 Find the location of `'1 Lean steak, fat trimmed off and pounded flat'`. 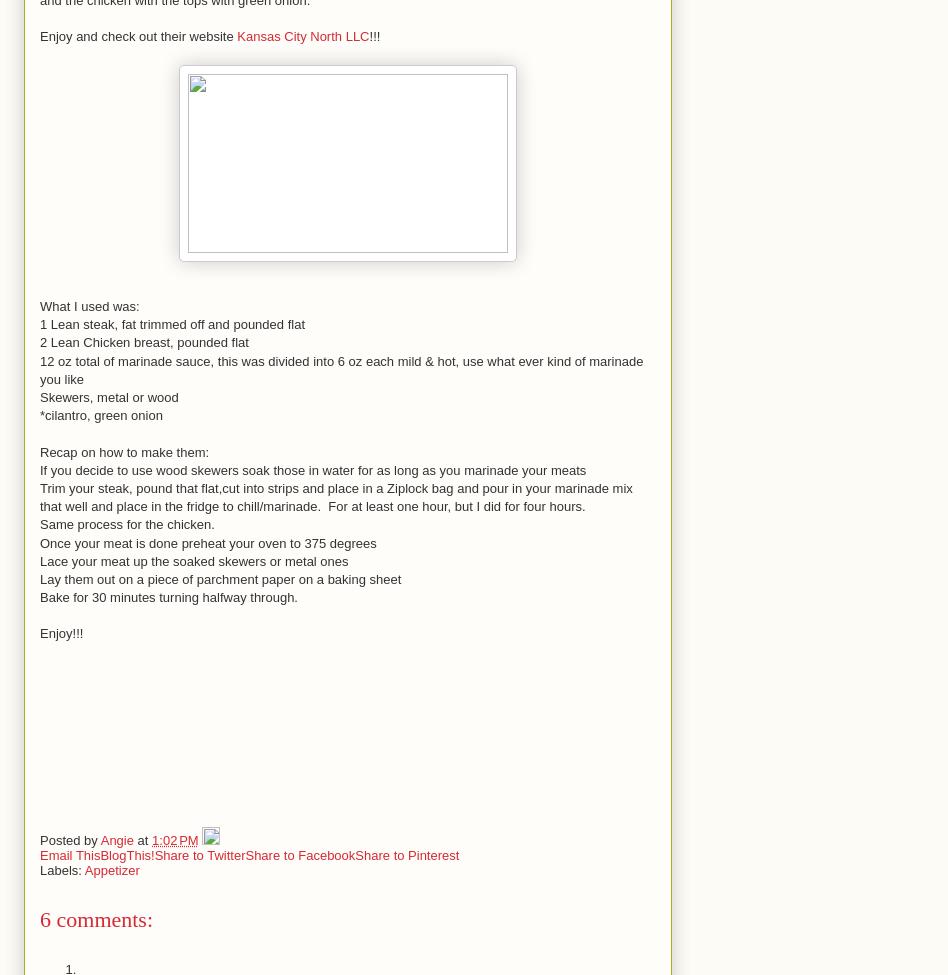

'1 Lean steak, fat trimmed off and pounded flat' is located at coordinates (40, 323).